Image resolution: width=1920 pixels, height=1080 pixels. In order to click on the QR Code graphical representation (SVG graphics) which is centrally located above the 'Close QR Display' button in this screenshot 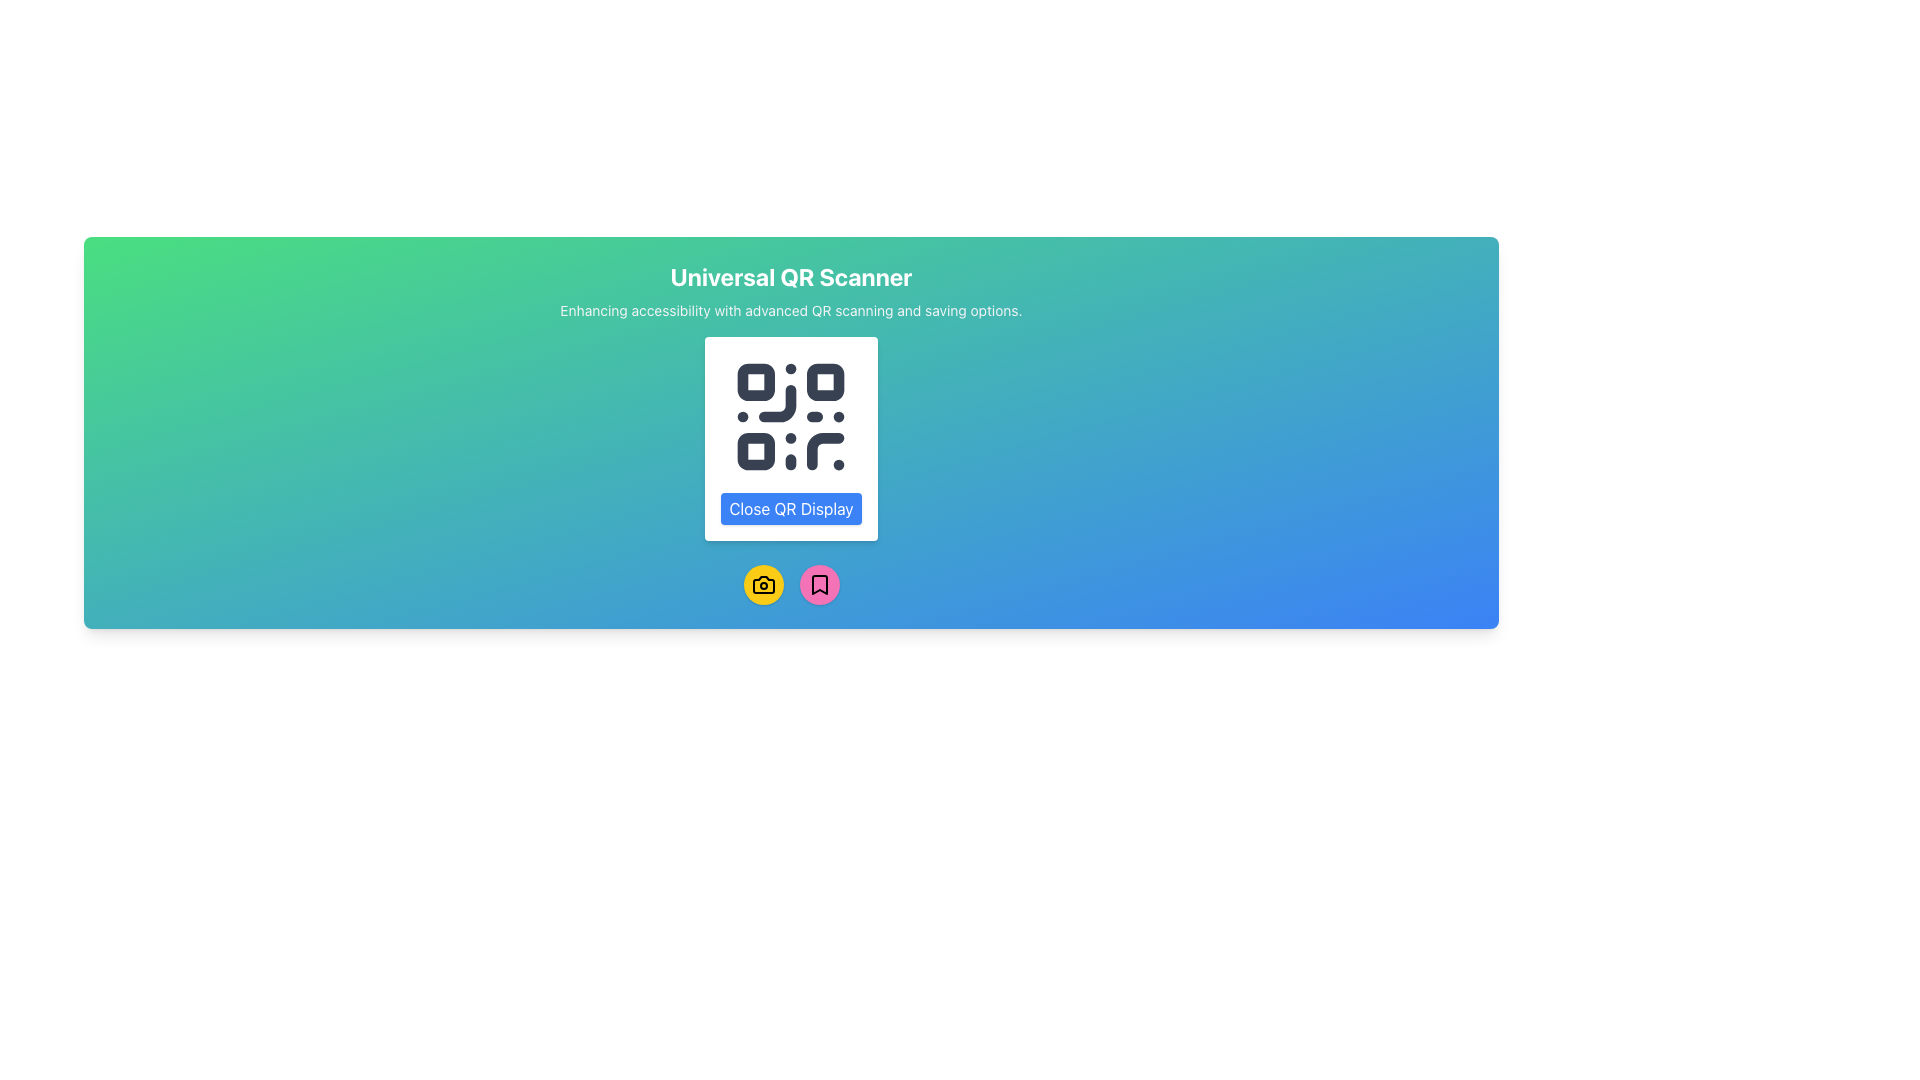, I will do `click(790, 415)`.